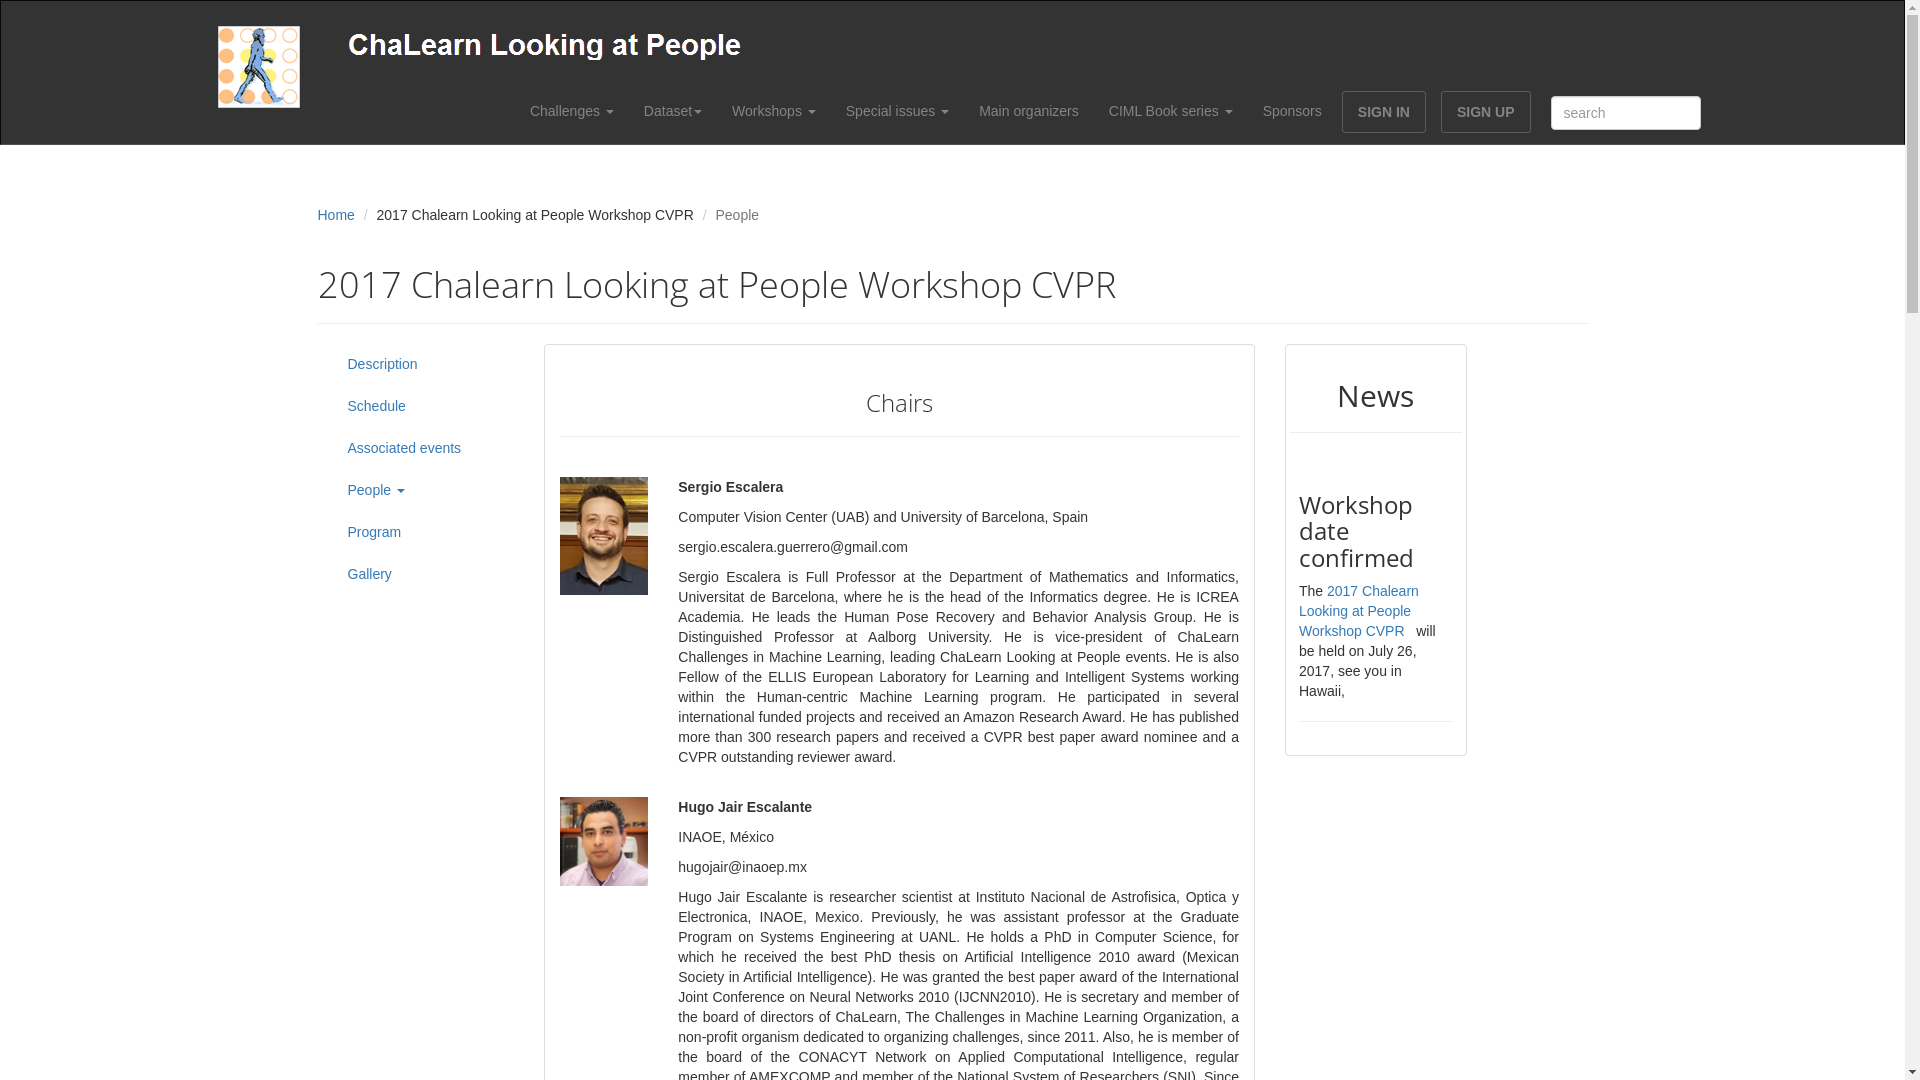  What do you see at coordinates (421, 574) in the screenshot?
I see `'Gallery'` at bounding box center [421, 574].